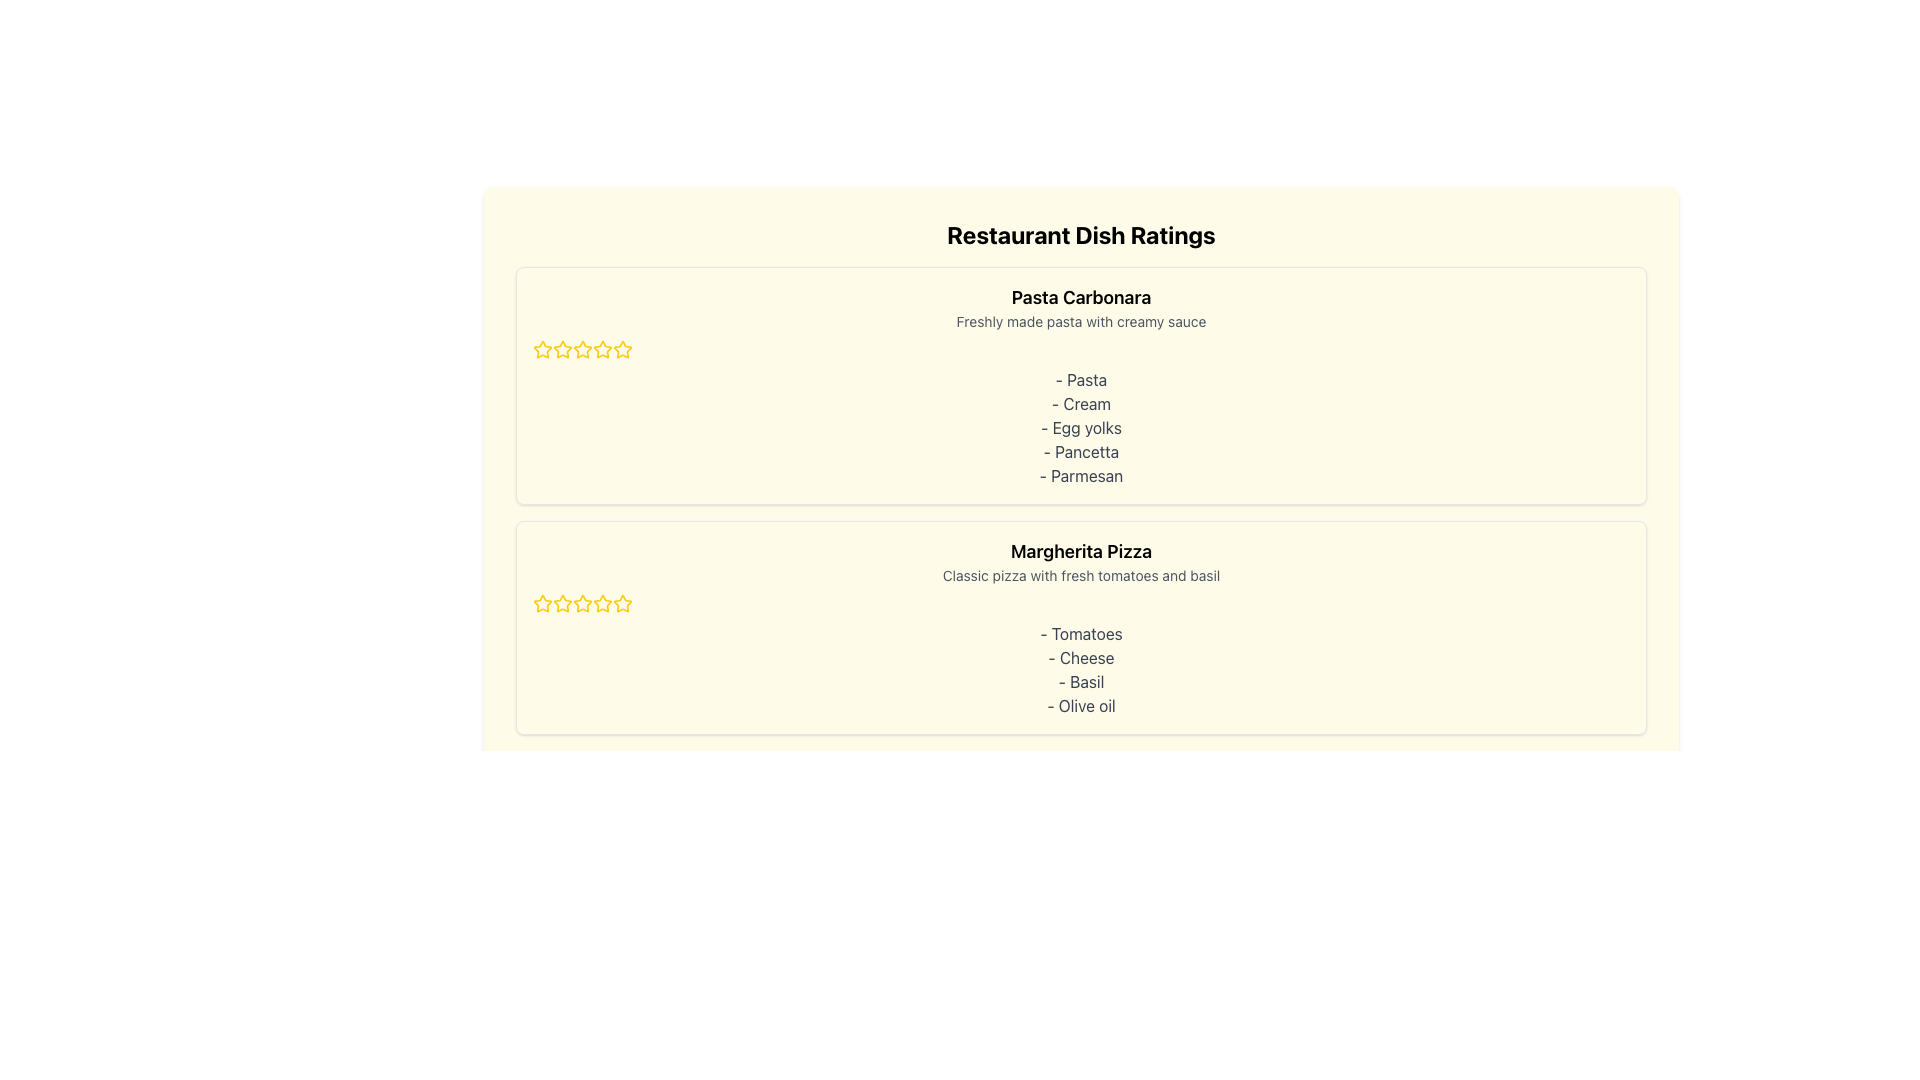  What do you see at coordinates (1080, 380) in the screenshot?
I see `text of the first item in the bulleted list under the title 'Pasta Carbonara', which displays '- Pasta'` at bounding box center [1080, 380].